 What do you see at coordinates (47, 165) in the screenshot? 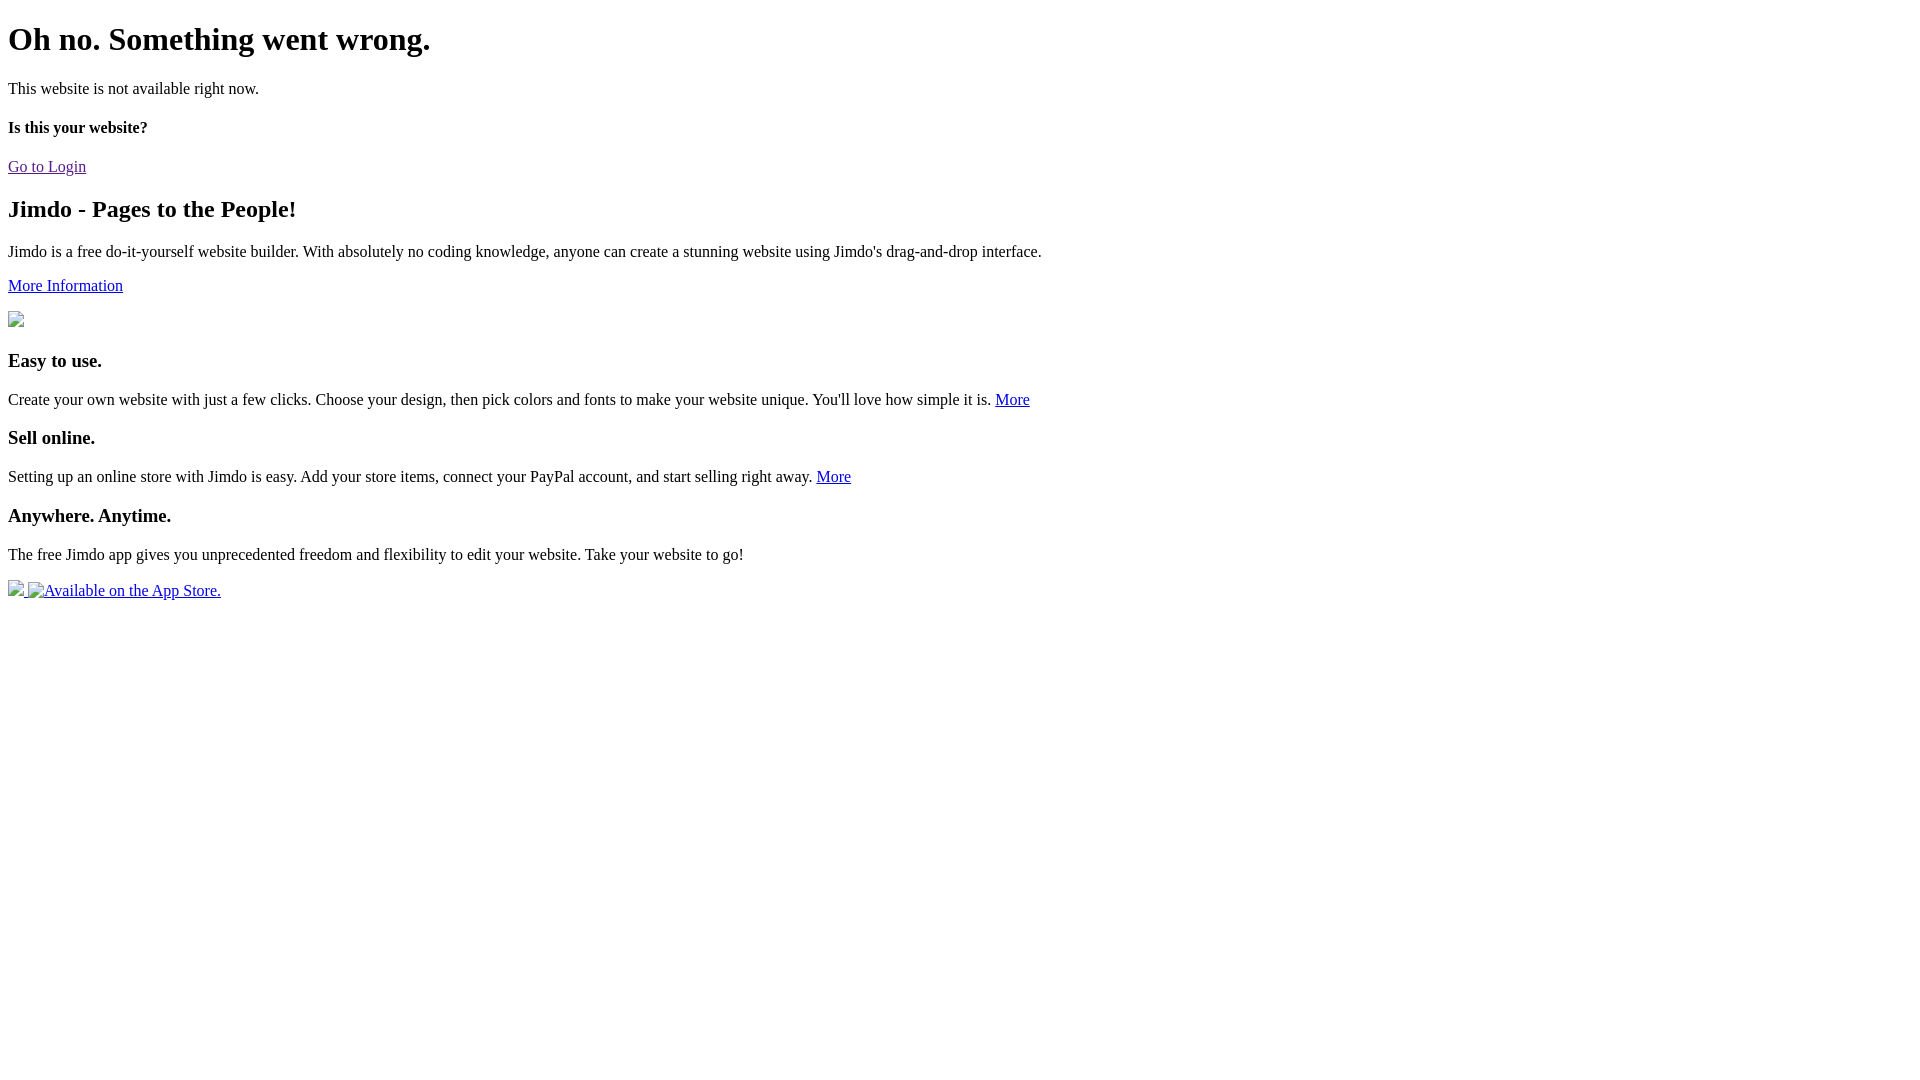
I see `'Go to Login'` at bounding box center [47, 165].